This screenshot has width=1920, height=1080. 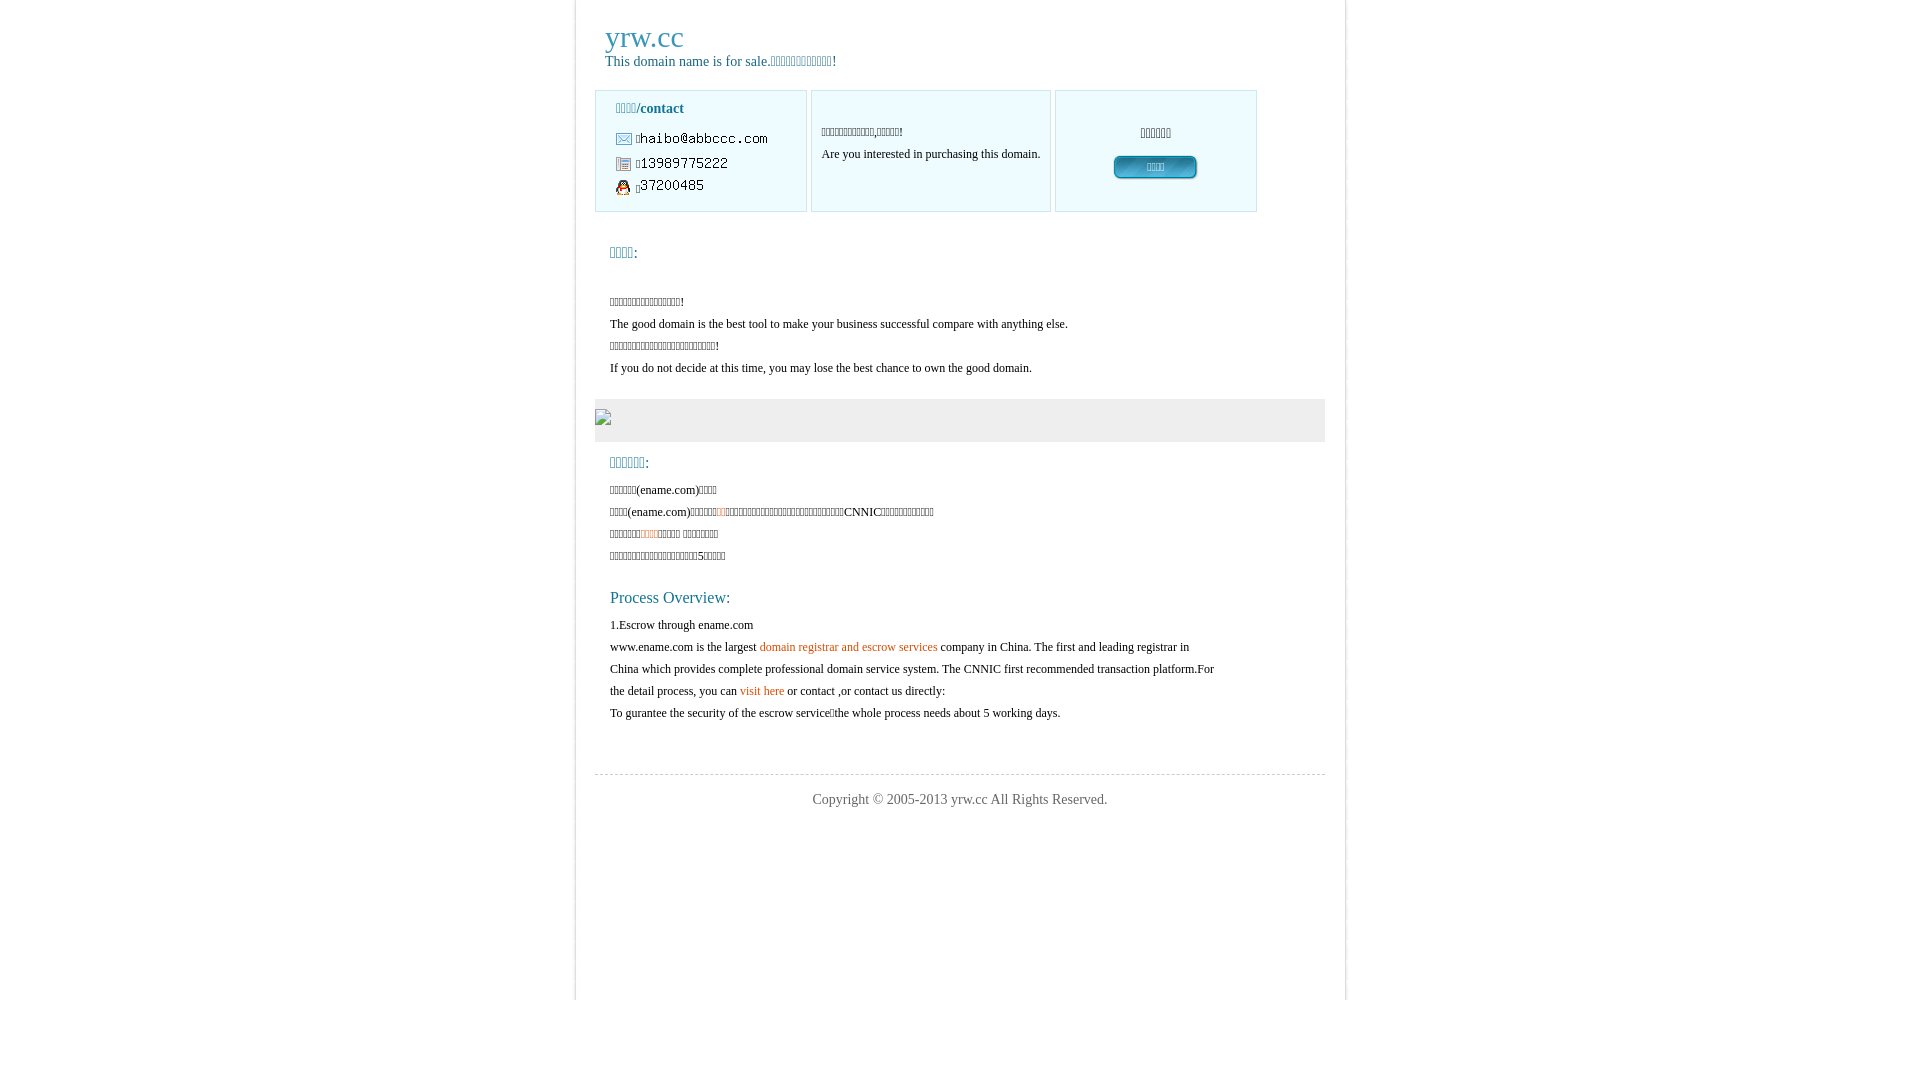 I want to click on 'visit here', so click(x=761, y=689).